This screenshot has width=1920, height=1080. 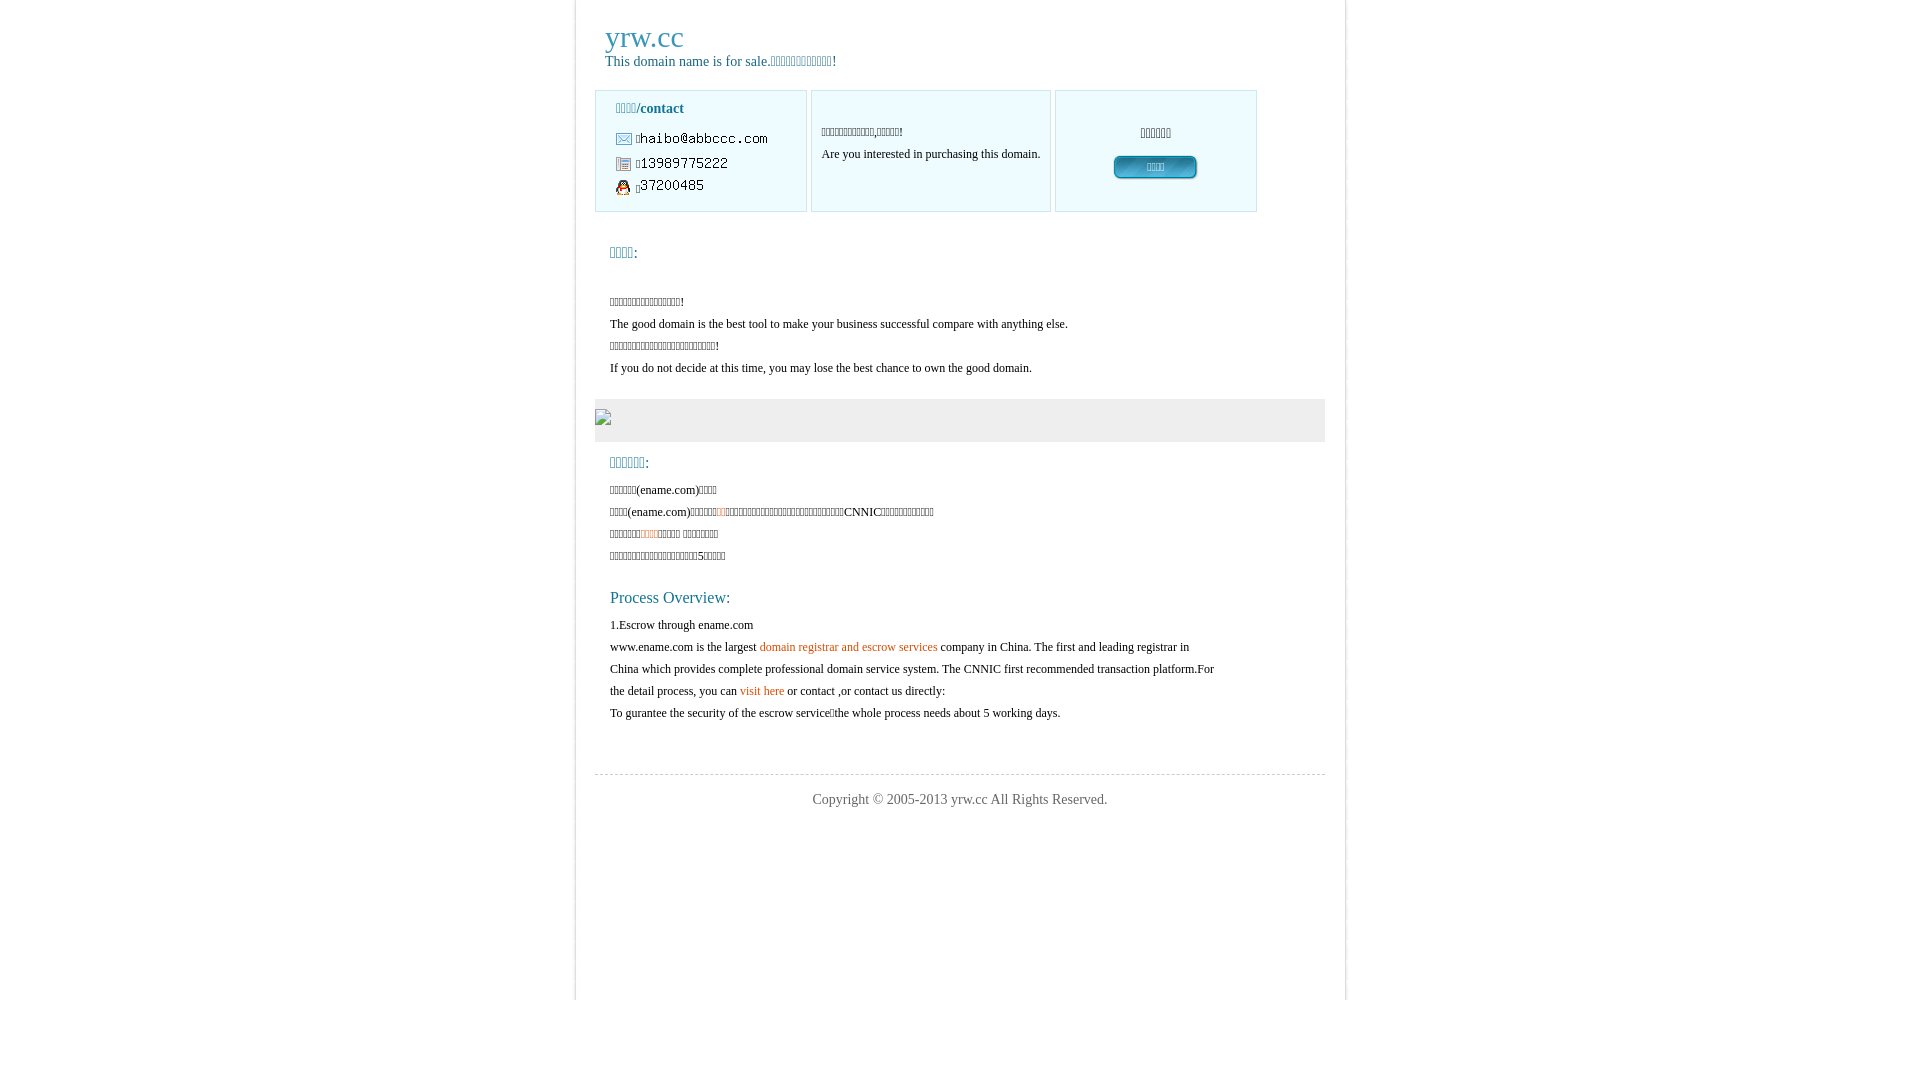 I want to click on 'visit here', so click(x=761, y=689).